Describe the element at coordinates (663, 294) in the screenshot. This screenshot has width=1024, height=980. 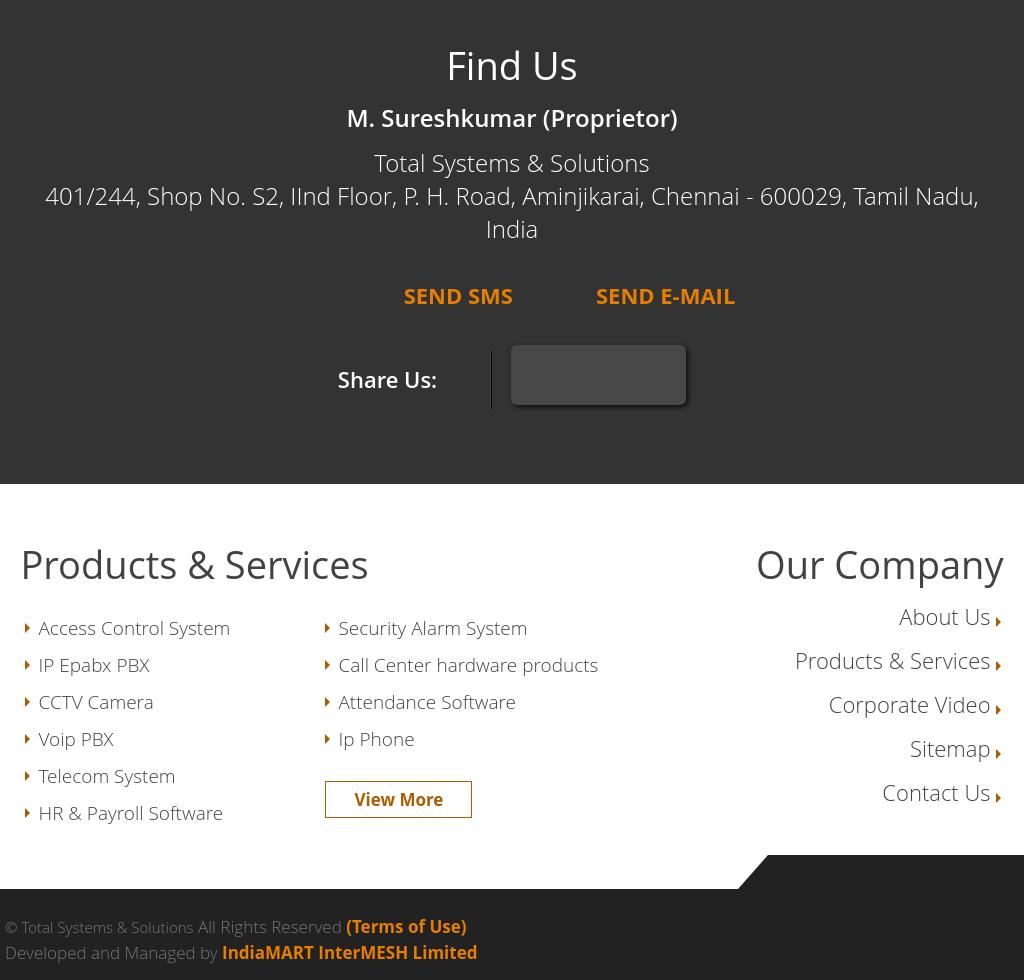
I see `'SEND E-MAIL'` at that location.